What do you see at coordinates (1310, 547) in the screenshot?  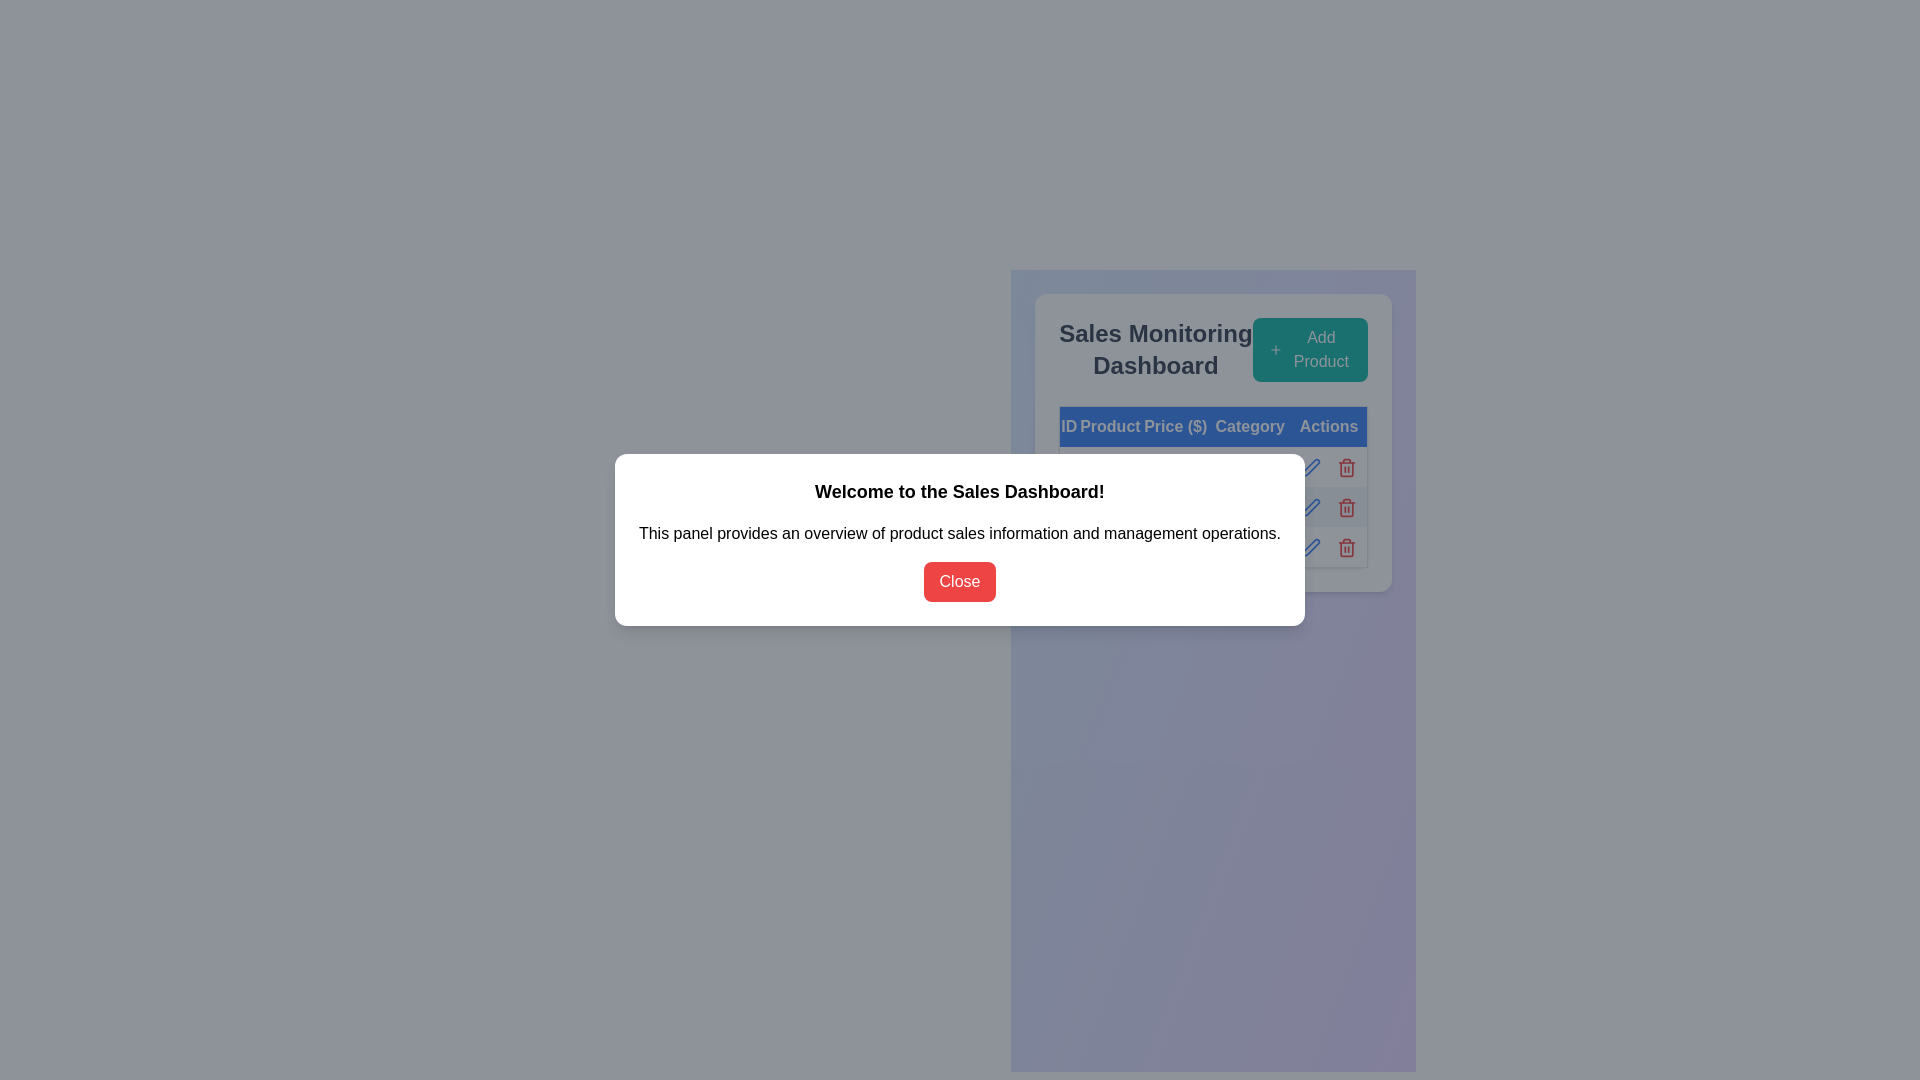 I see `the edit icon located in the action column of the tabular data interface under the dashboard heading` at bounding box center [1310, 547].